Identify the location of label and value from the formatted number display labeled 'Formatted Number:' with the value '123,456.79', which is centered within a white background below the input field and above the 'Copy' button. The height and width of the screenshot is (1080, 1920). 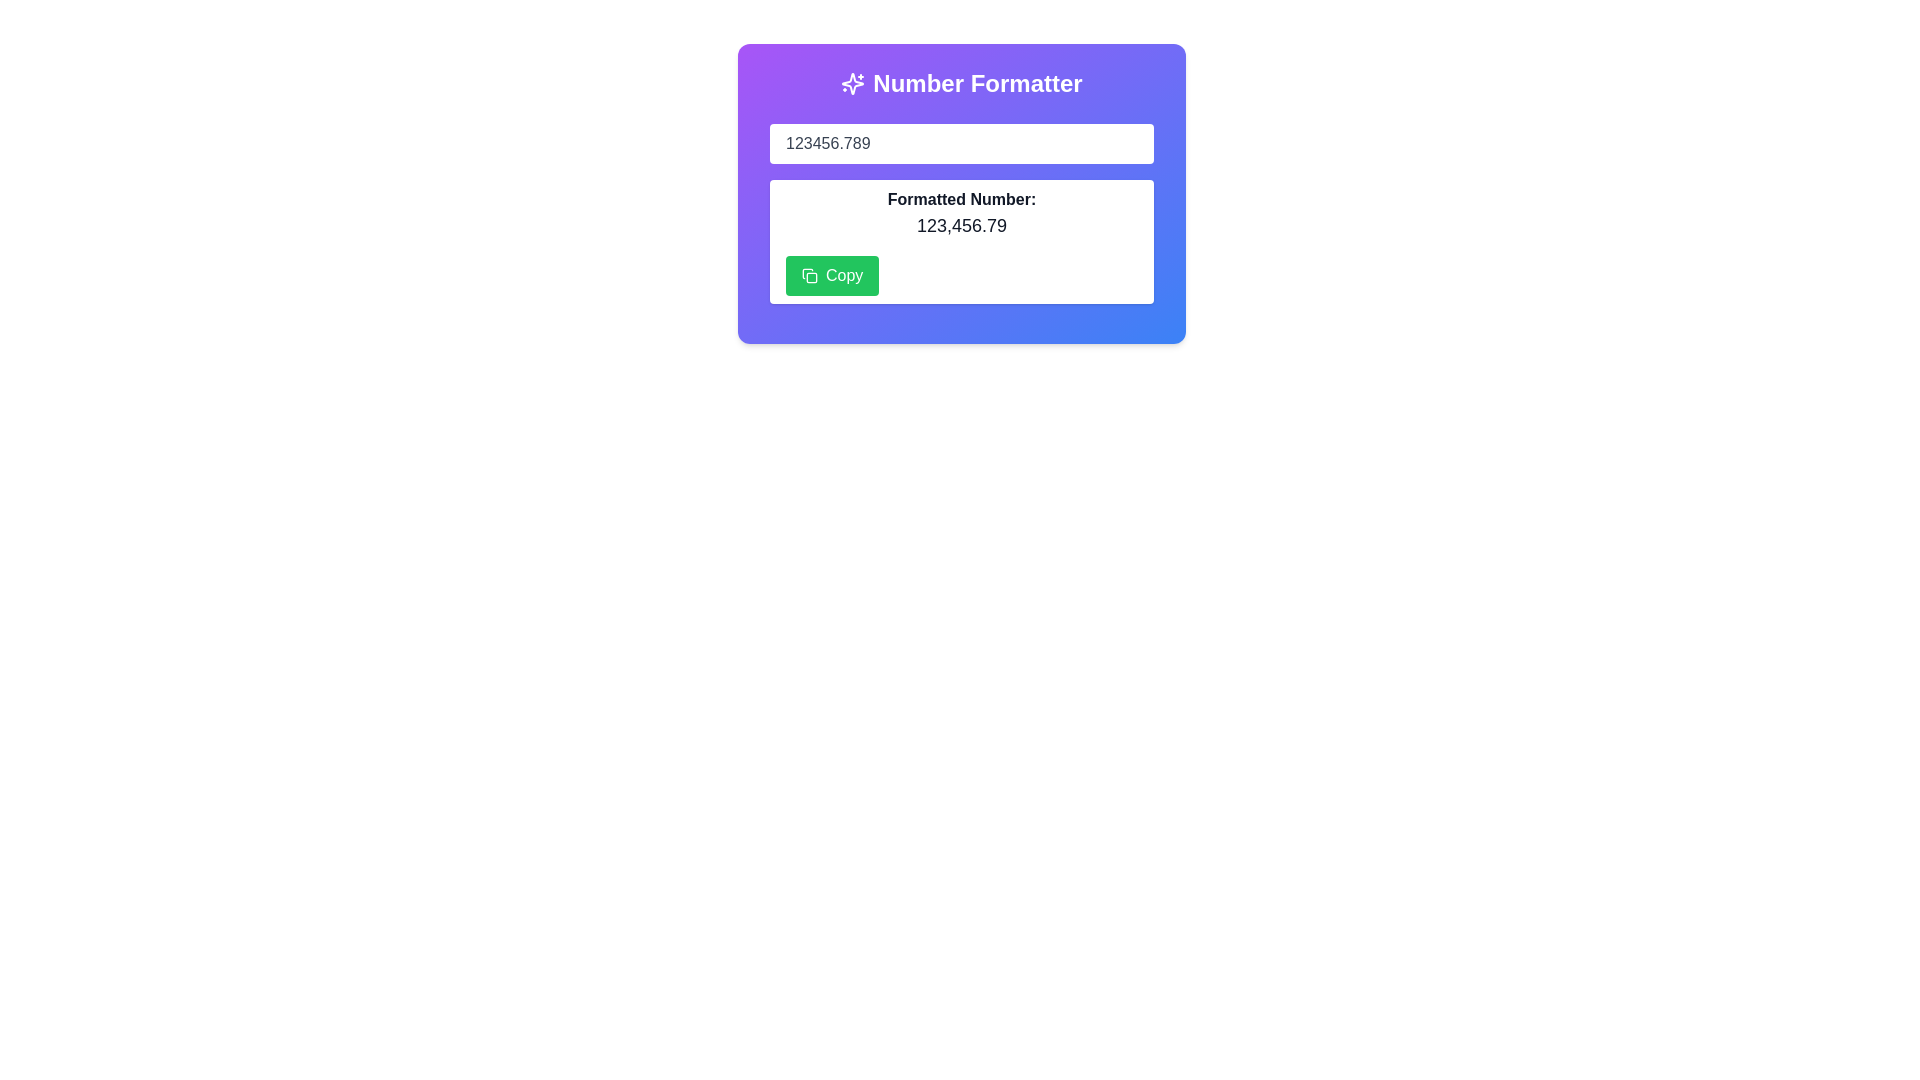
(961, 213).